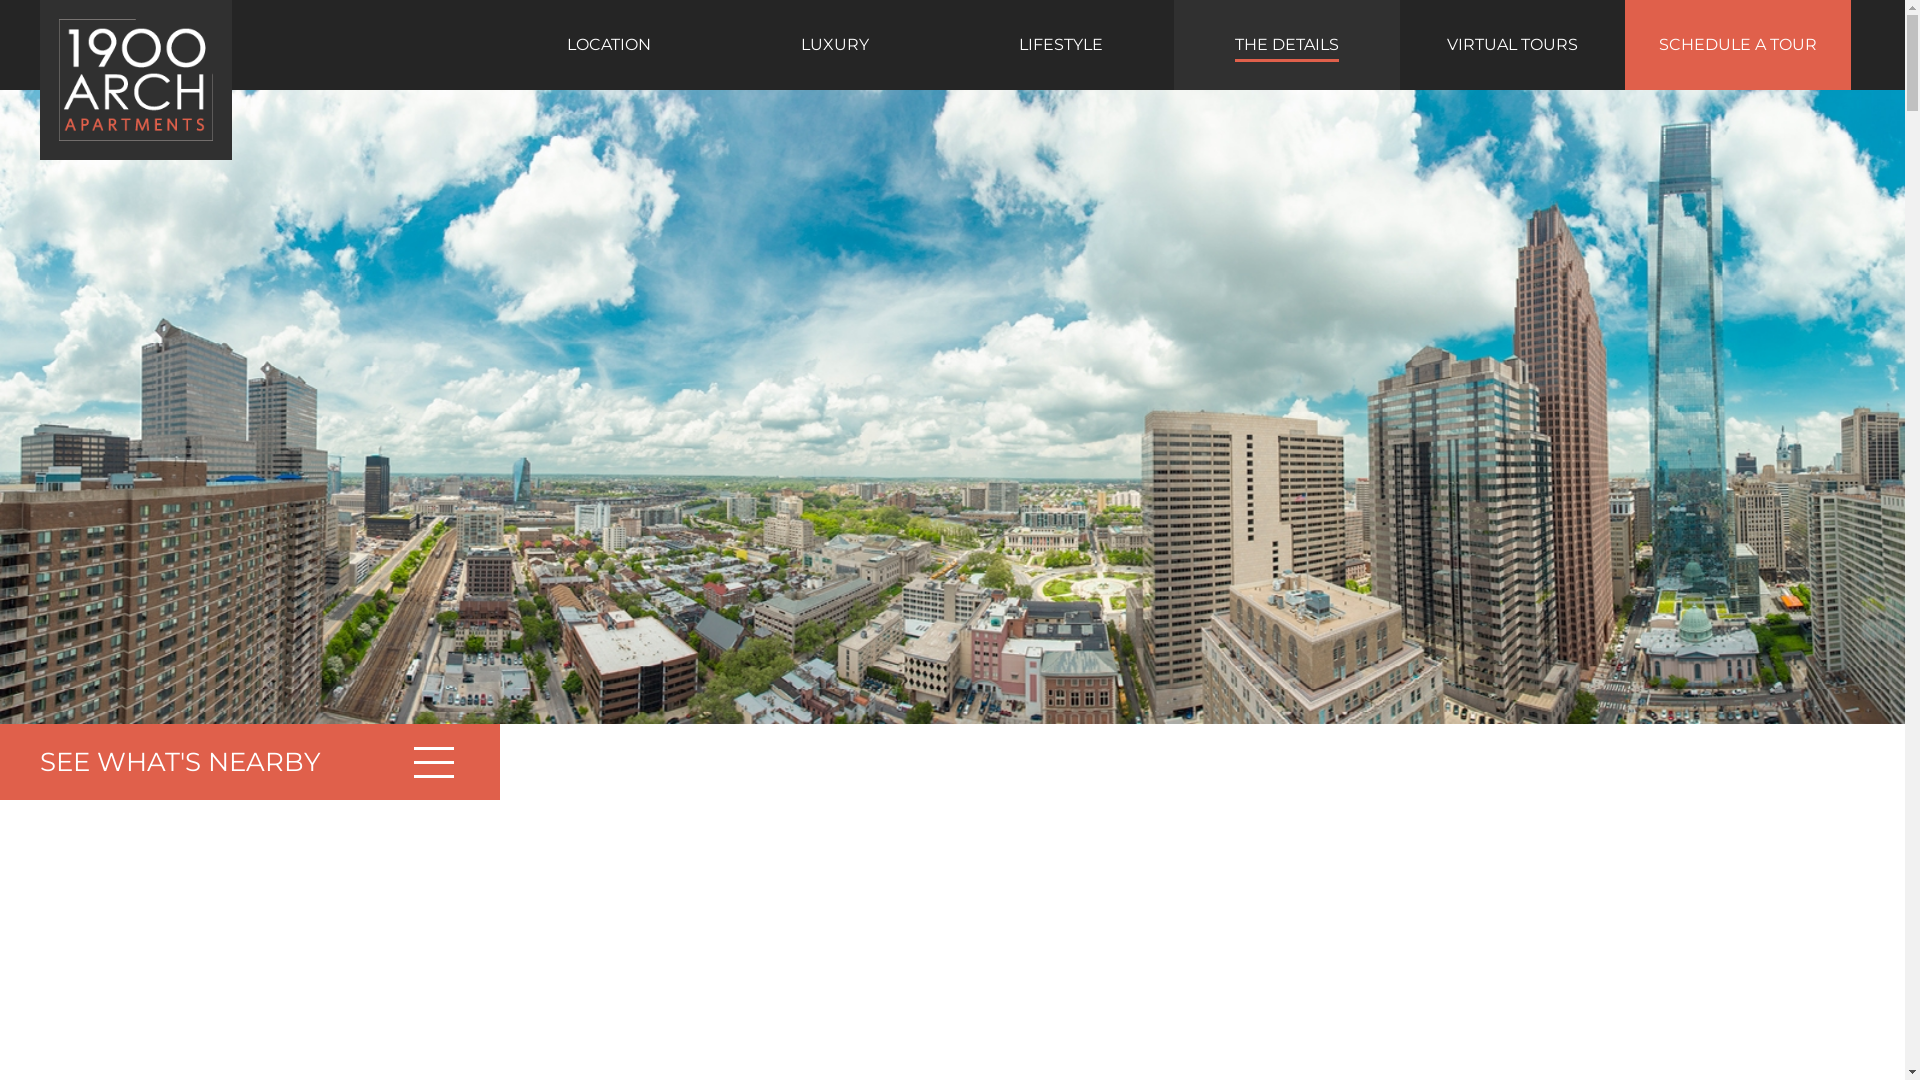  What do you see at coordinates (835, 45) in the screenshot?
I see `'LUXURY'` at bounding box center [835, 45].